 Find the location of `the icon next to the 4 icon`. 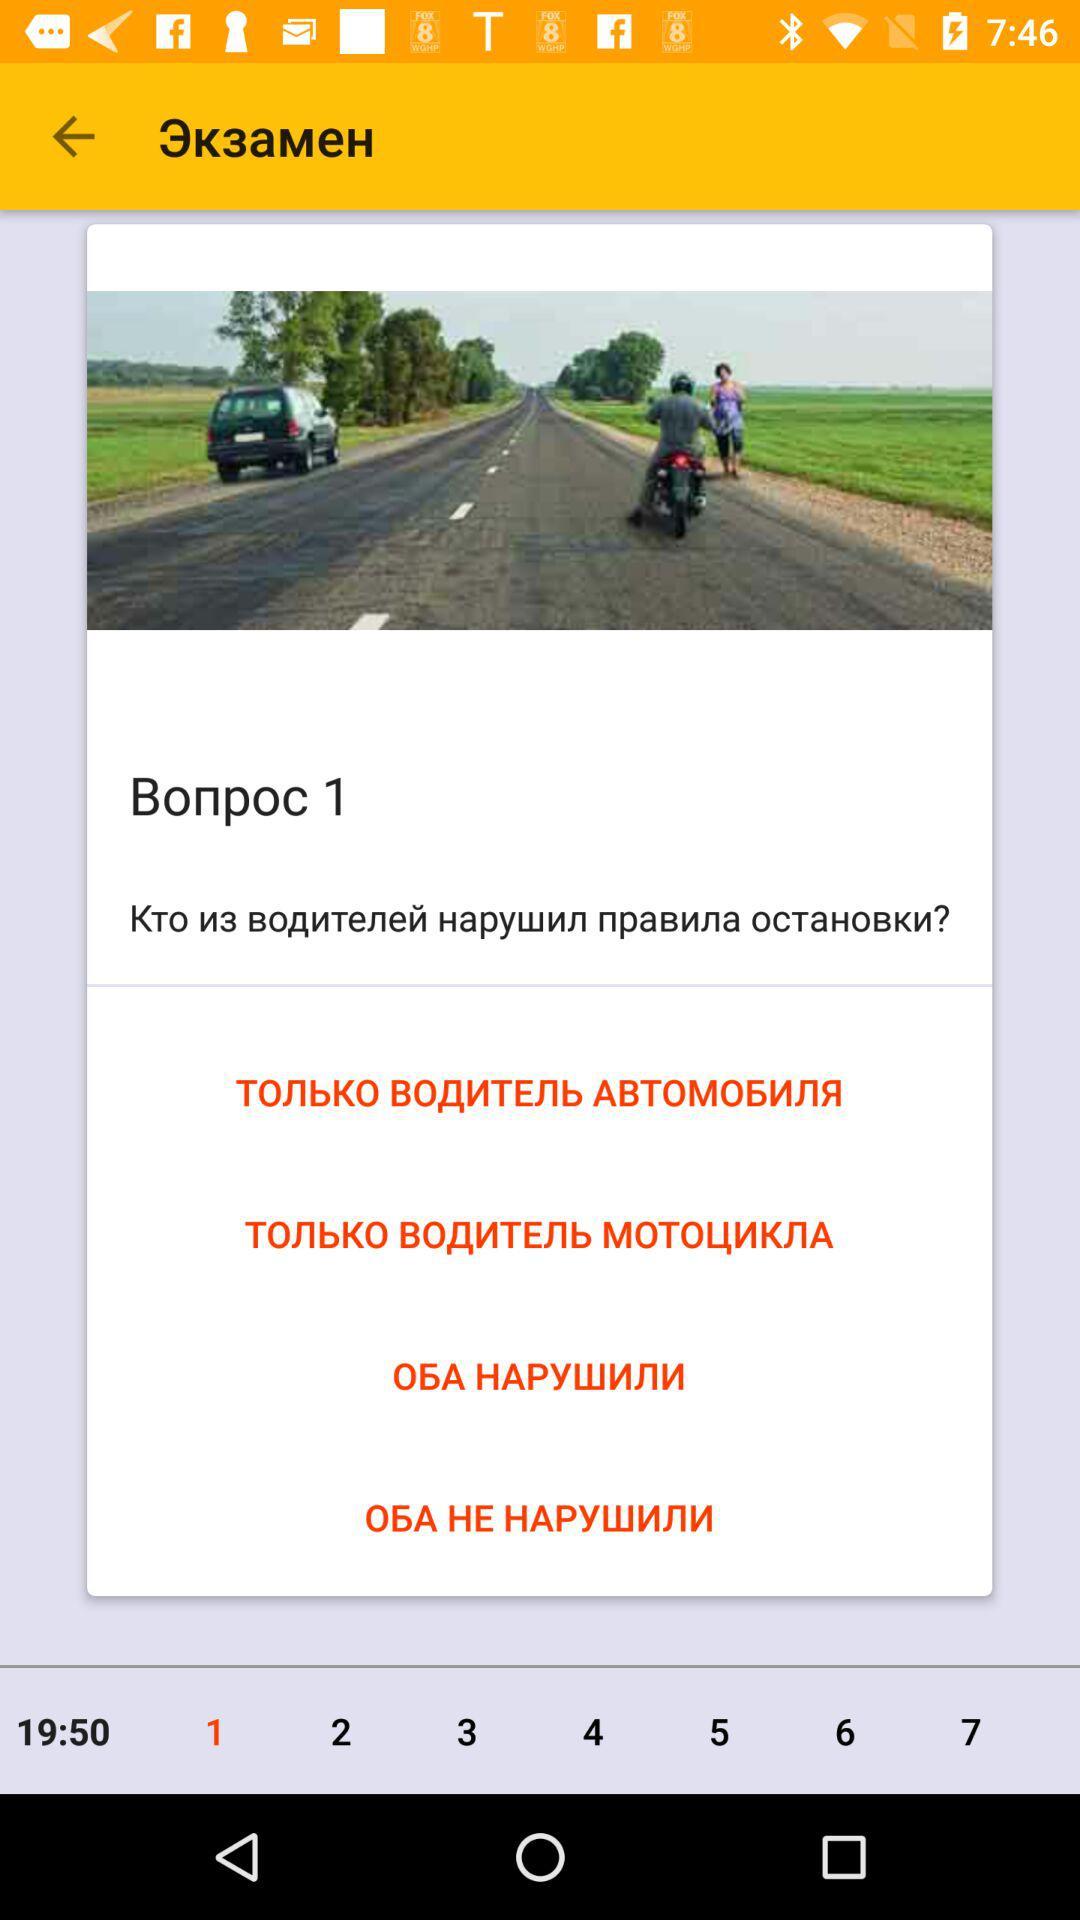

the icon next to the 4 icon is located at coordinates (718, 1730).